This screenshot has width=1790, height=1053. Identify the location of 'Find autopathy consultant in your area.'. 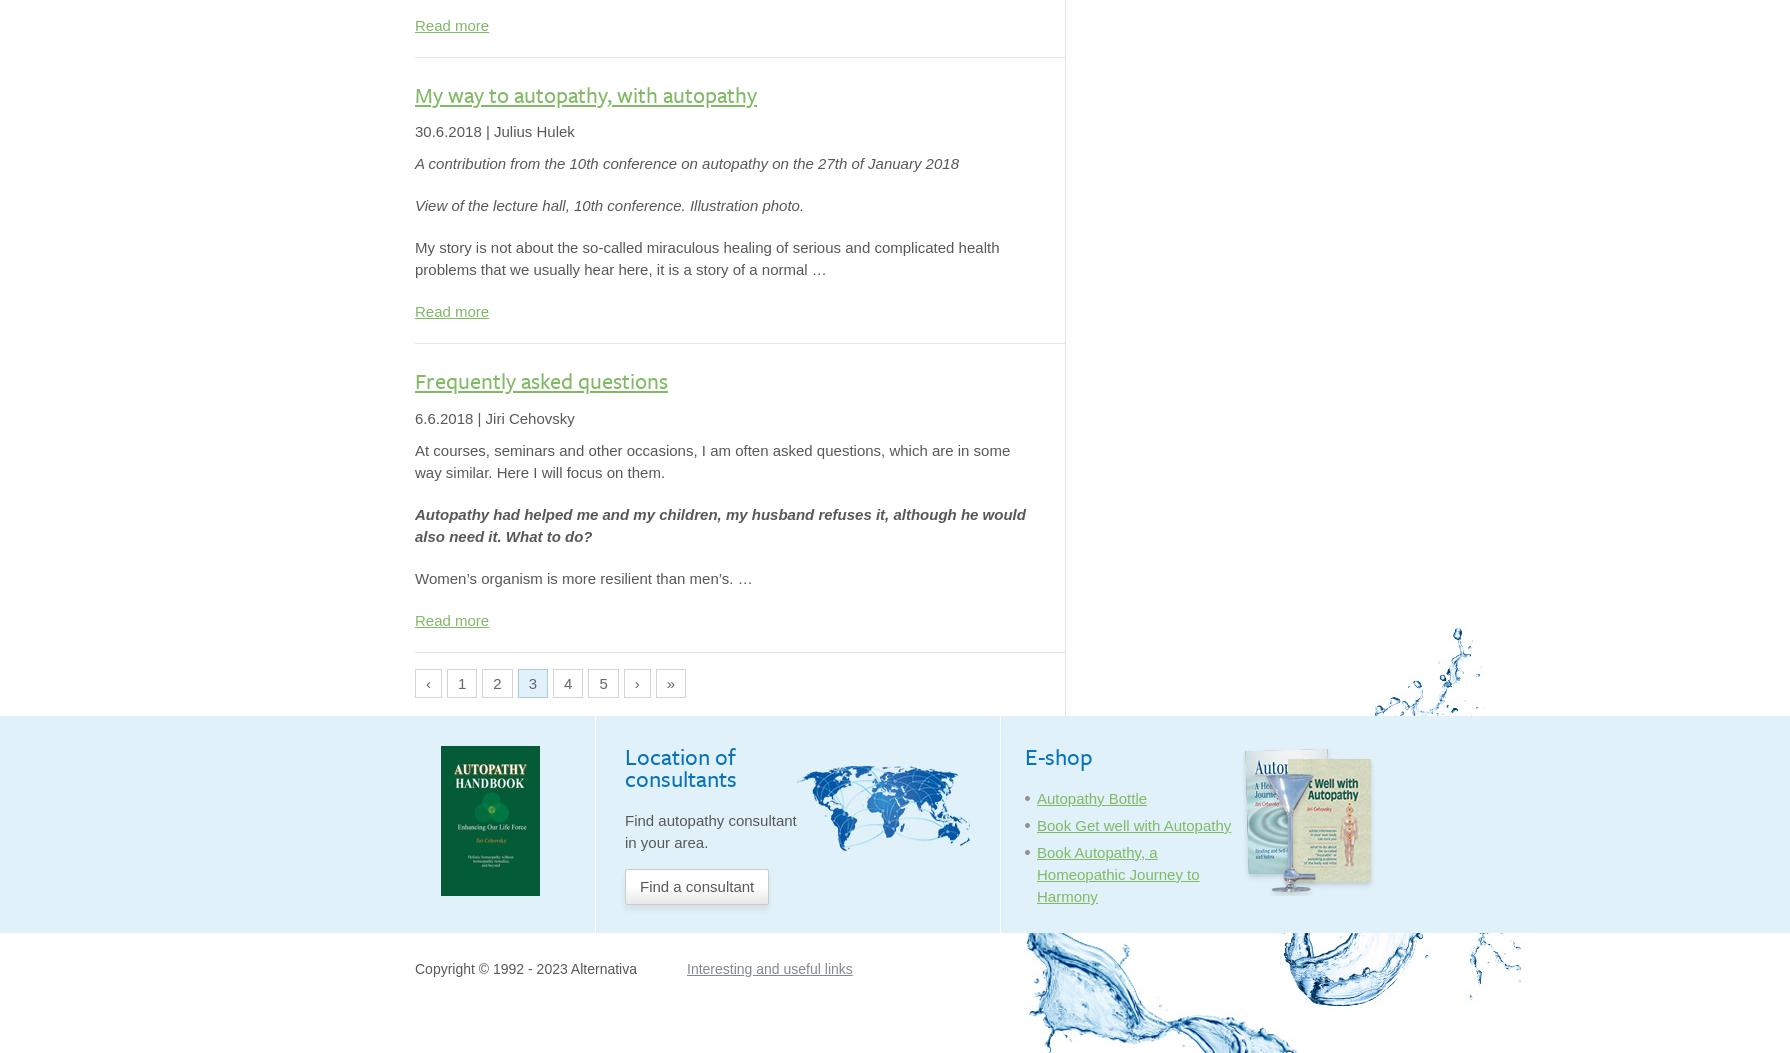
(709, 830).